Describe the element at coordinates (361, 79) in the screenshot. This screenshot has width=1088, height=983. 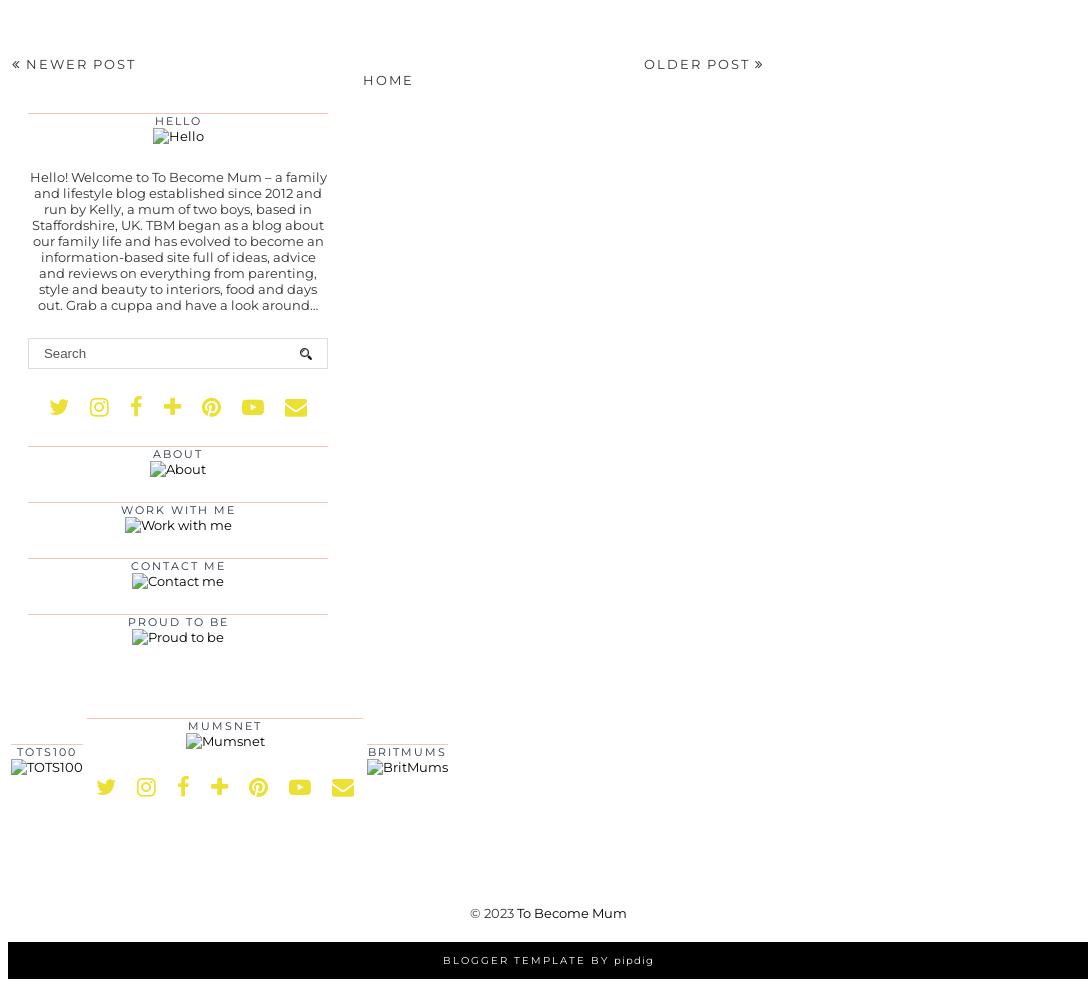
I see `'Home'` at that location.